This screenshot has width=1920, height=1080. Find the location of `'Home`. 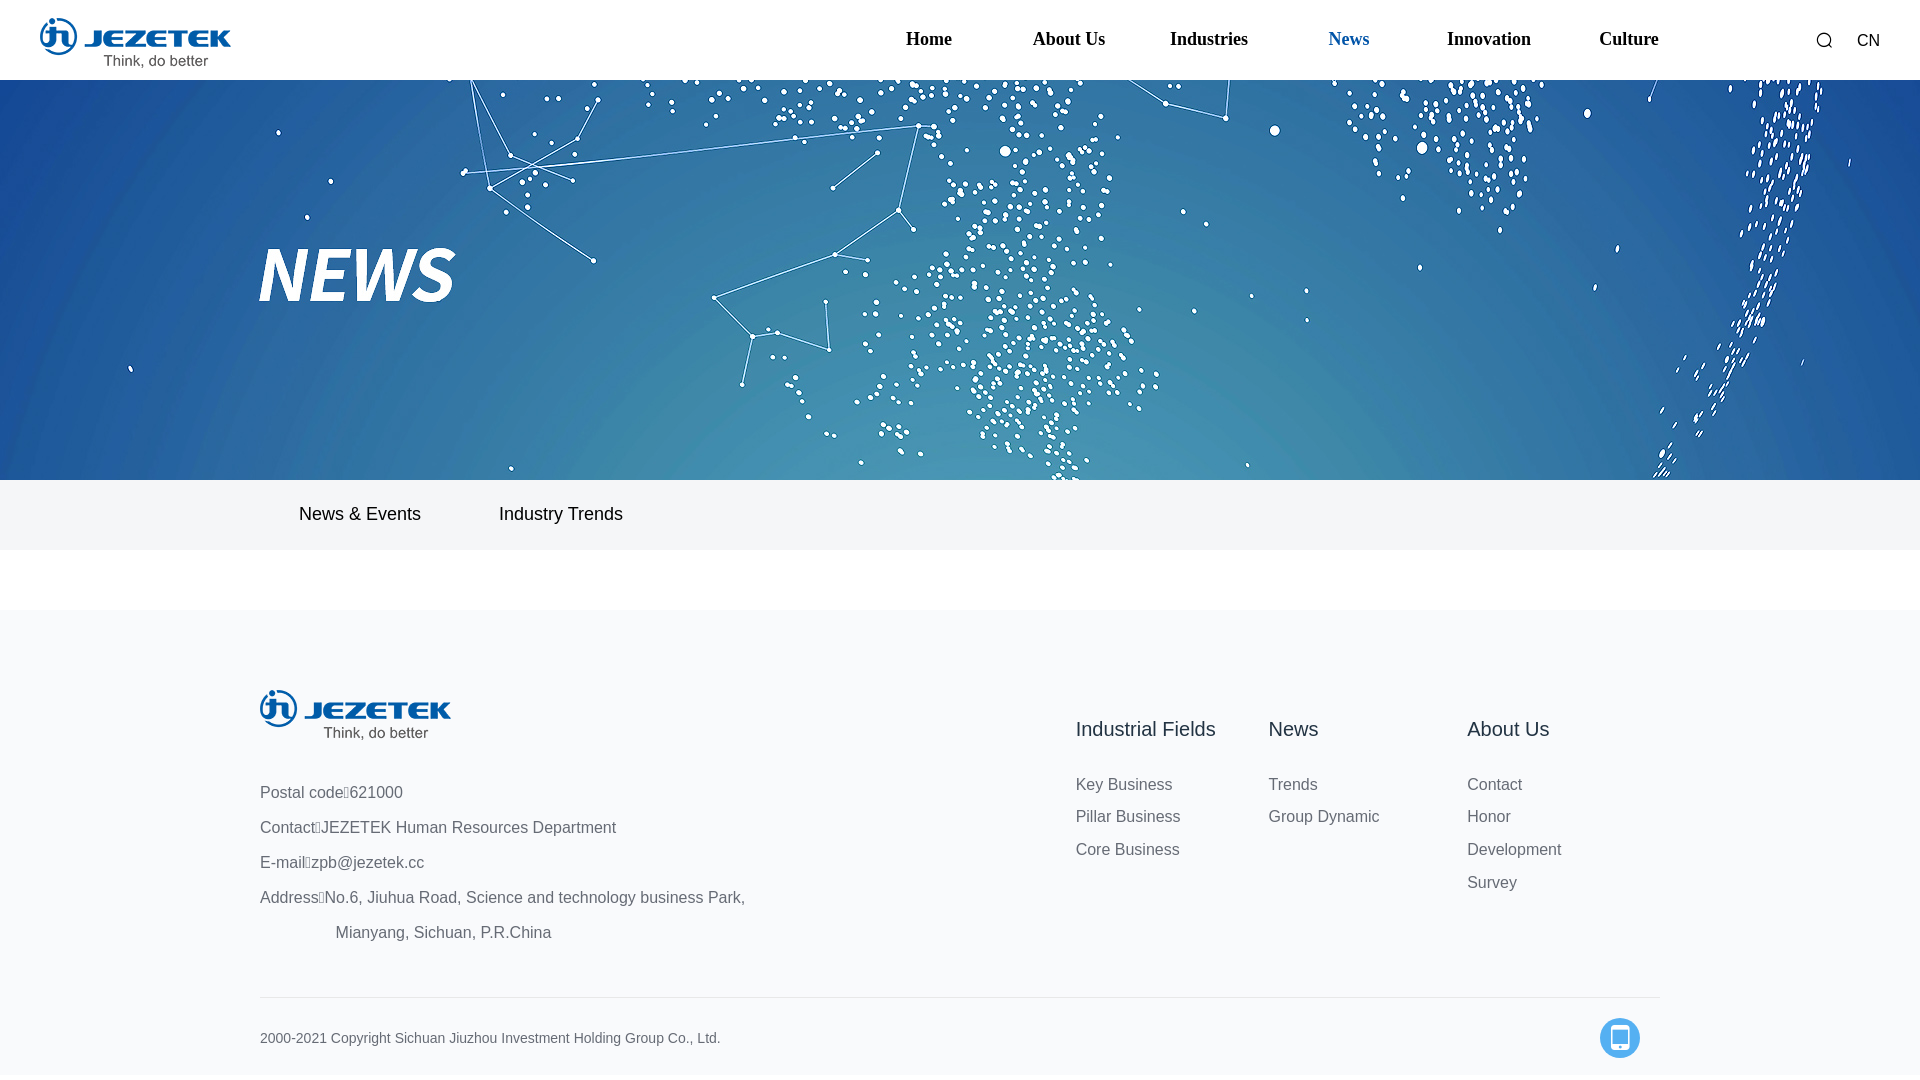

'Home is located at coordinates (928, 39).